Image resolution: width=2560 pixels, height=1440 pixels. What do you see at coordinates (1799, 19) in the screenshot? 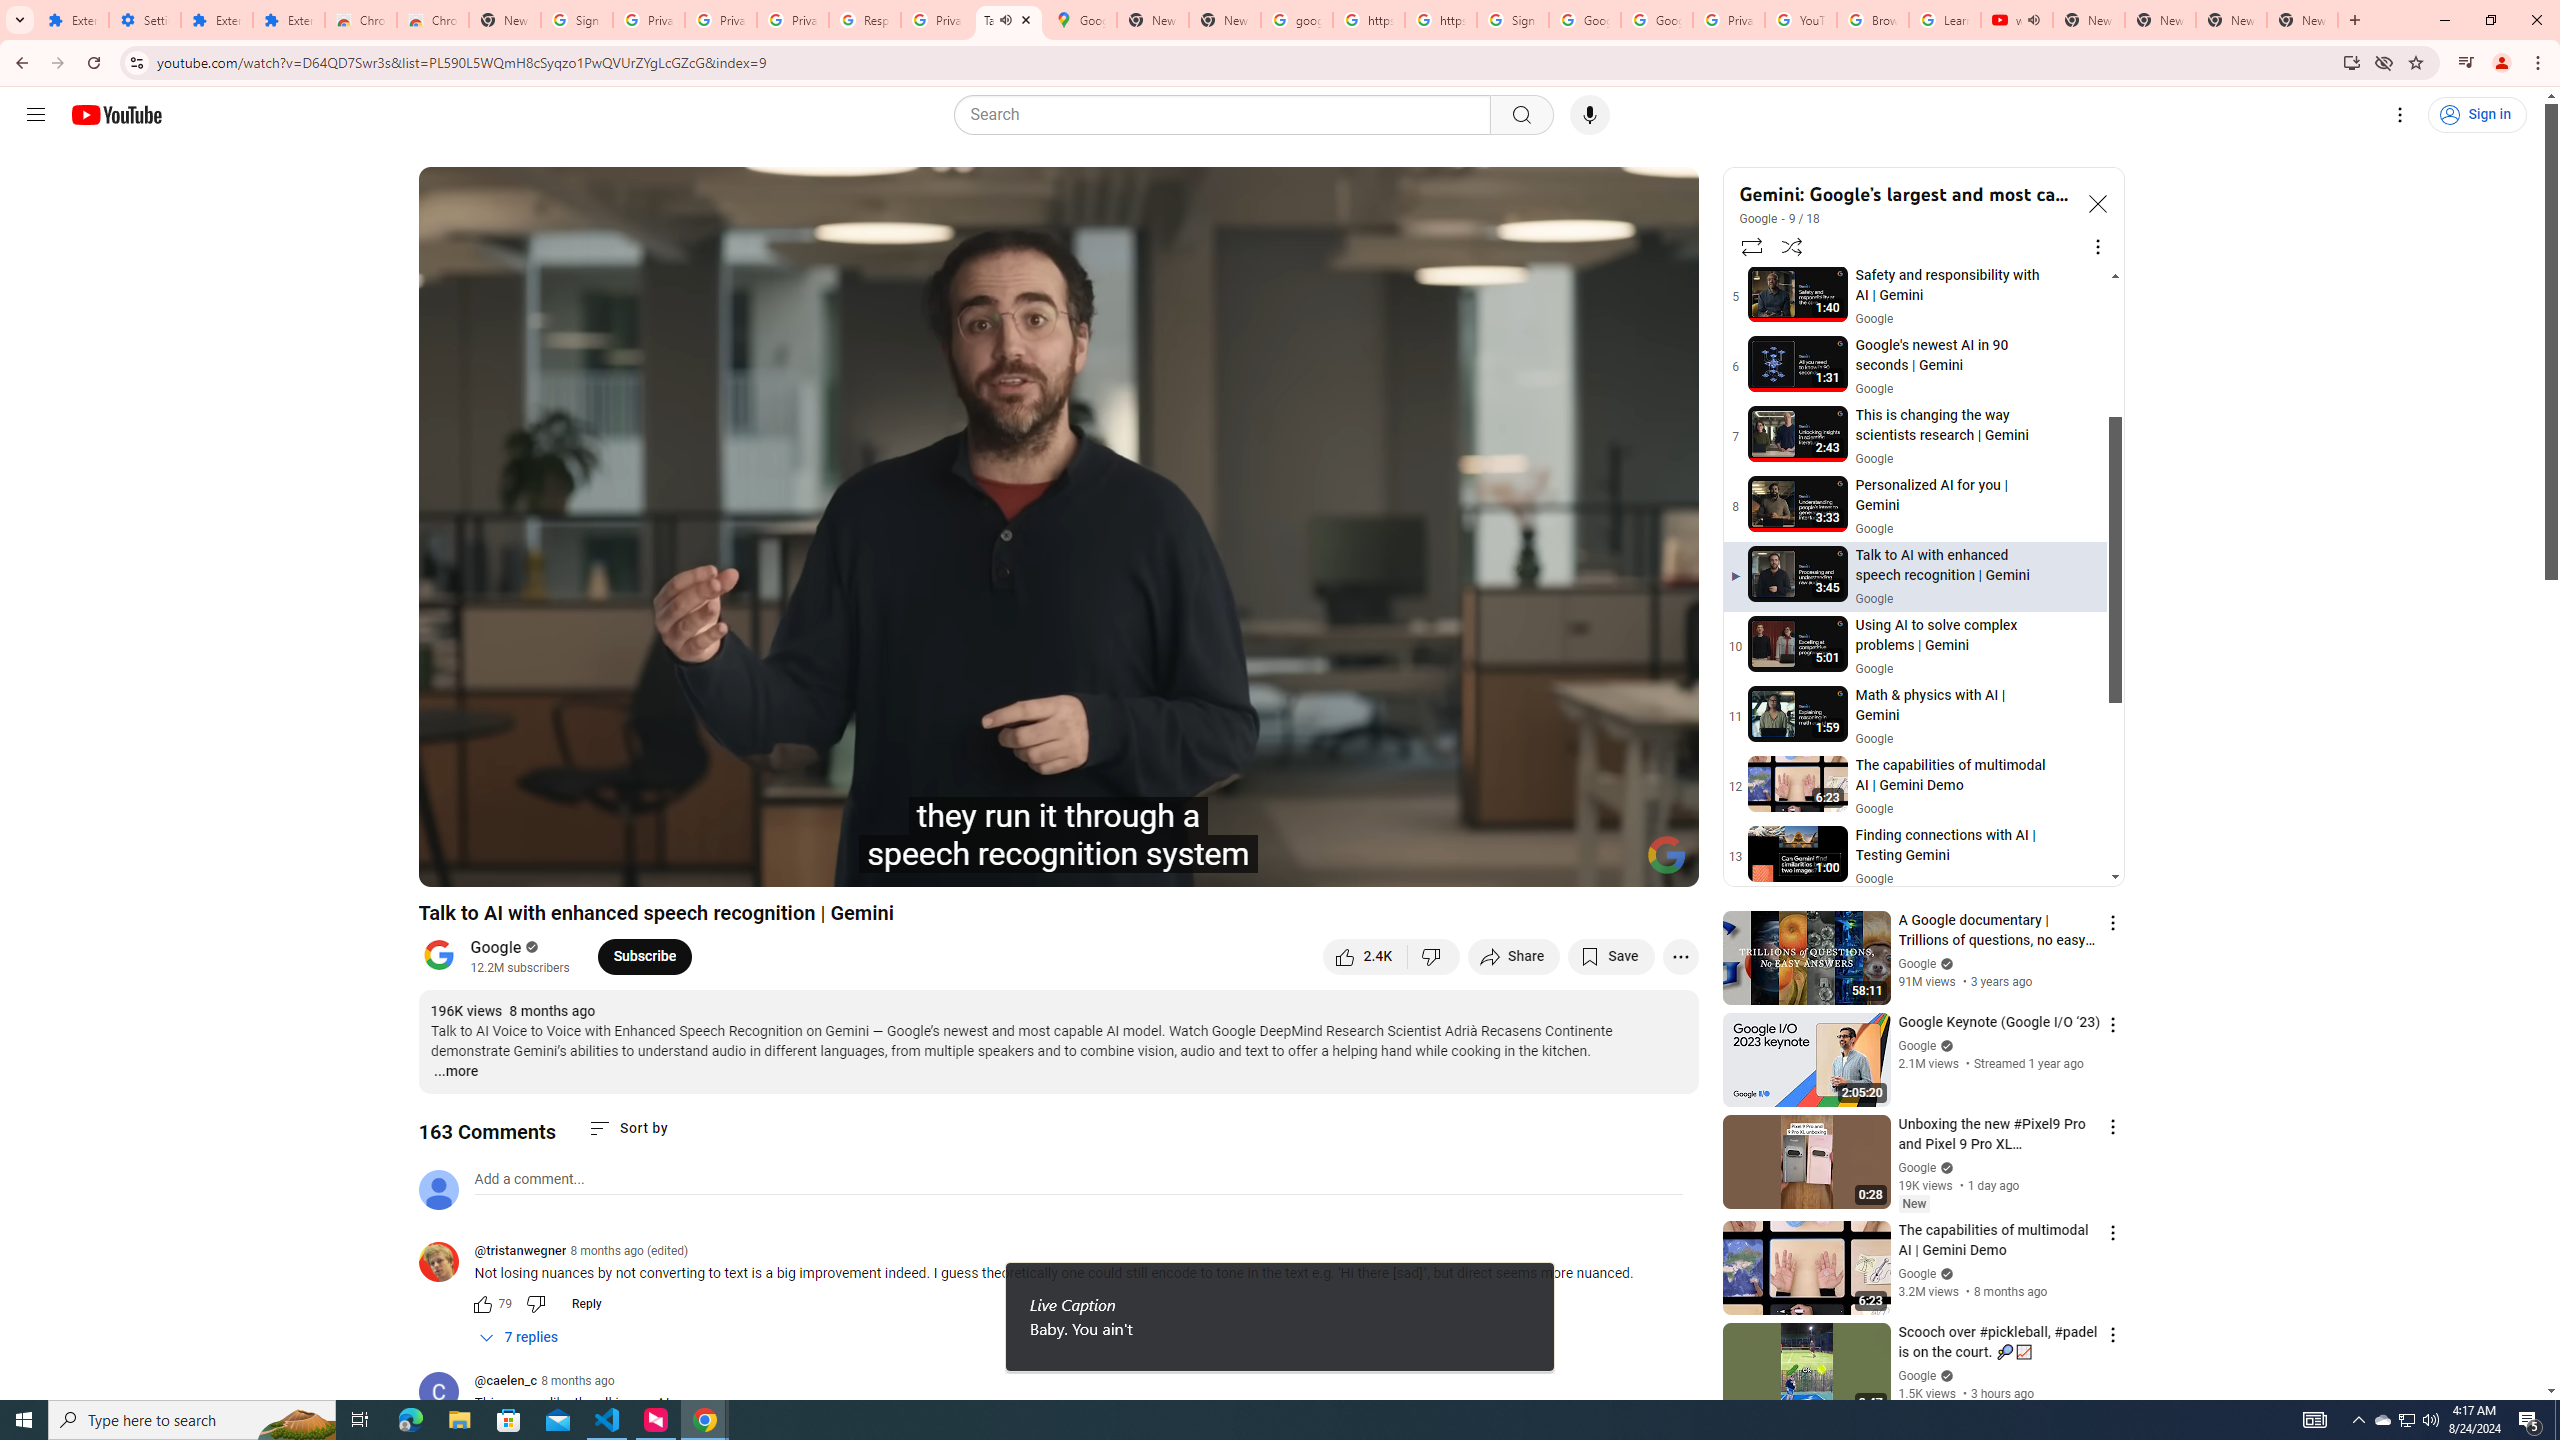
I see `'YouTube'` at bounding box center [1799, 19].